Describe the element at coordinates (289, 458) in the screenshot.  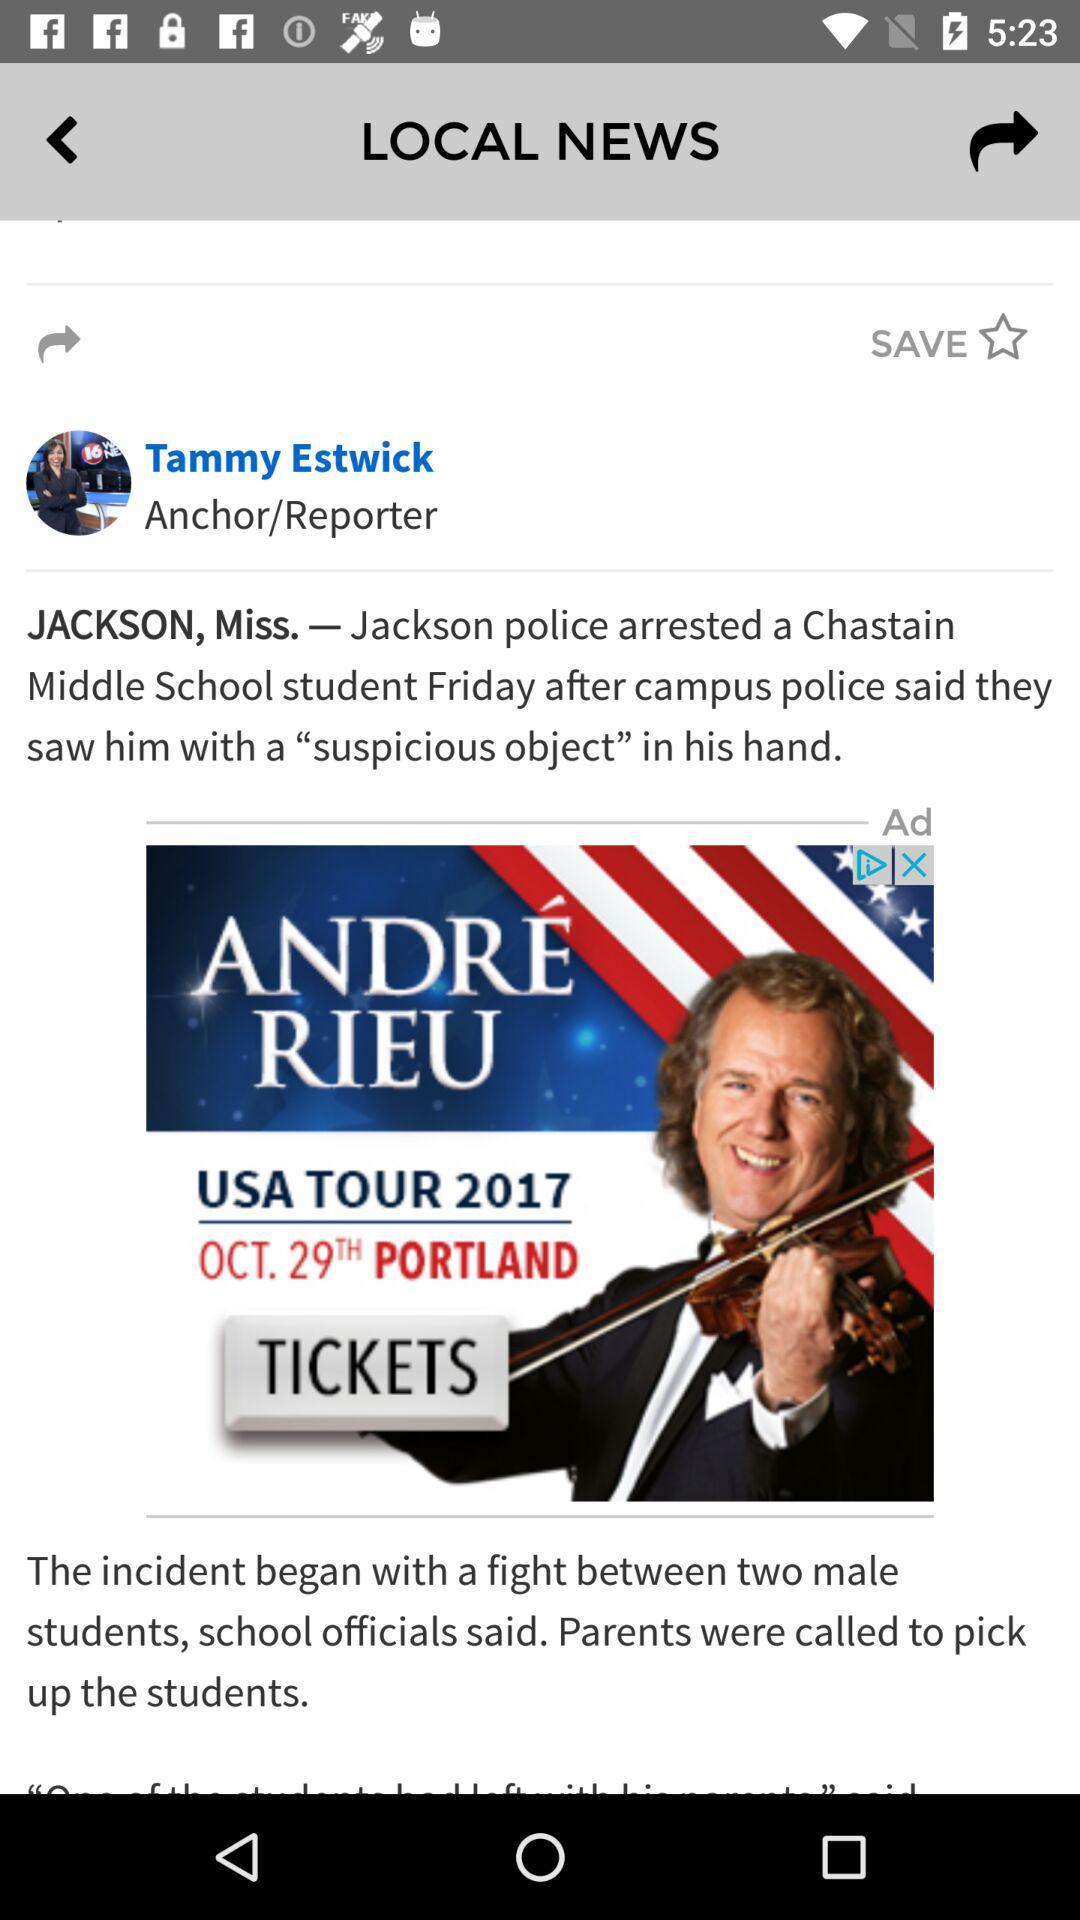
I see `tammy estwick above anchorreporter` at that location.